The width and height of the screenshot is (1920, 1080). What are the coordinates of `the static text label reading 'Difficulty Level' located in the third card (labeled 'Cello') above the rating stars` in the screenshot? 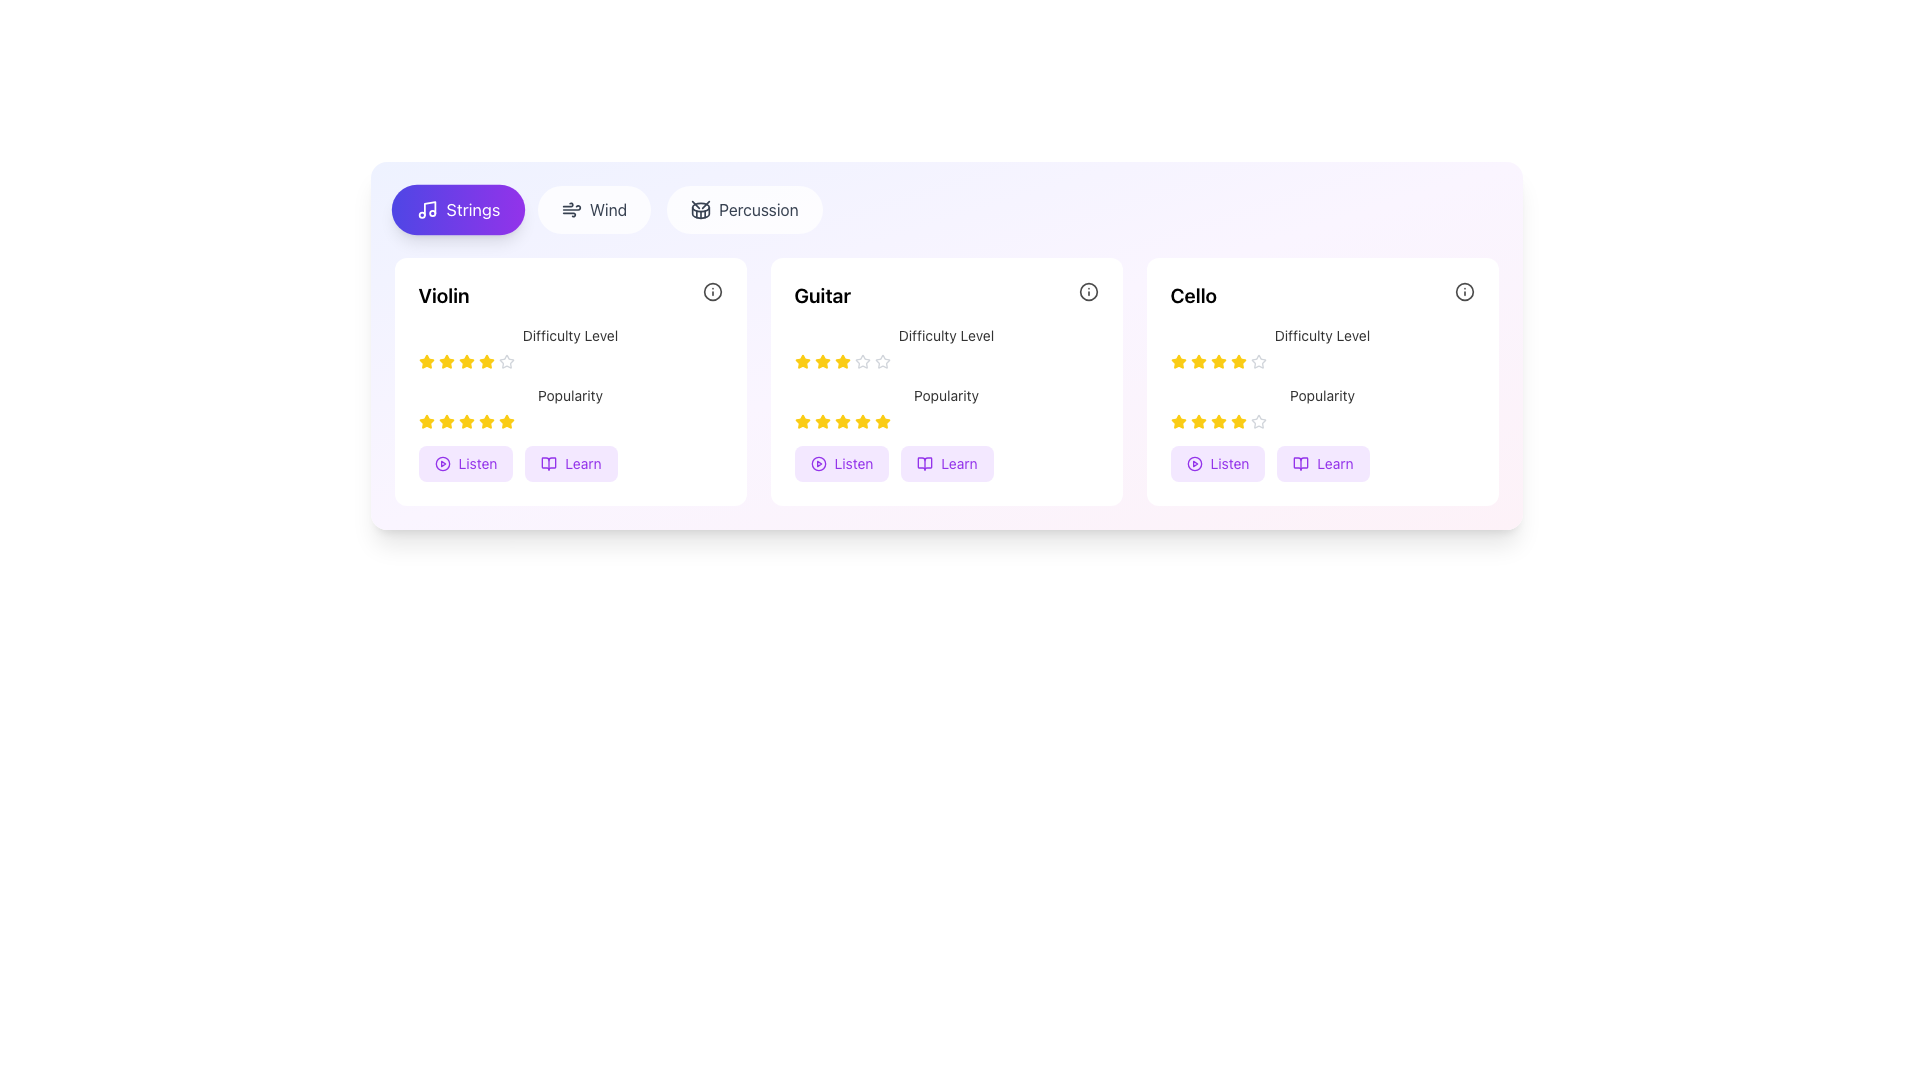 It's located at (1322, 334).